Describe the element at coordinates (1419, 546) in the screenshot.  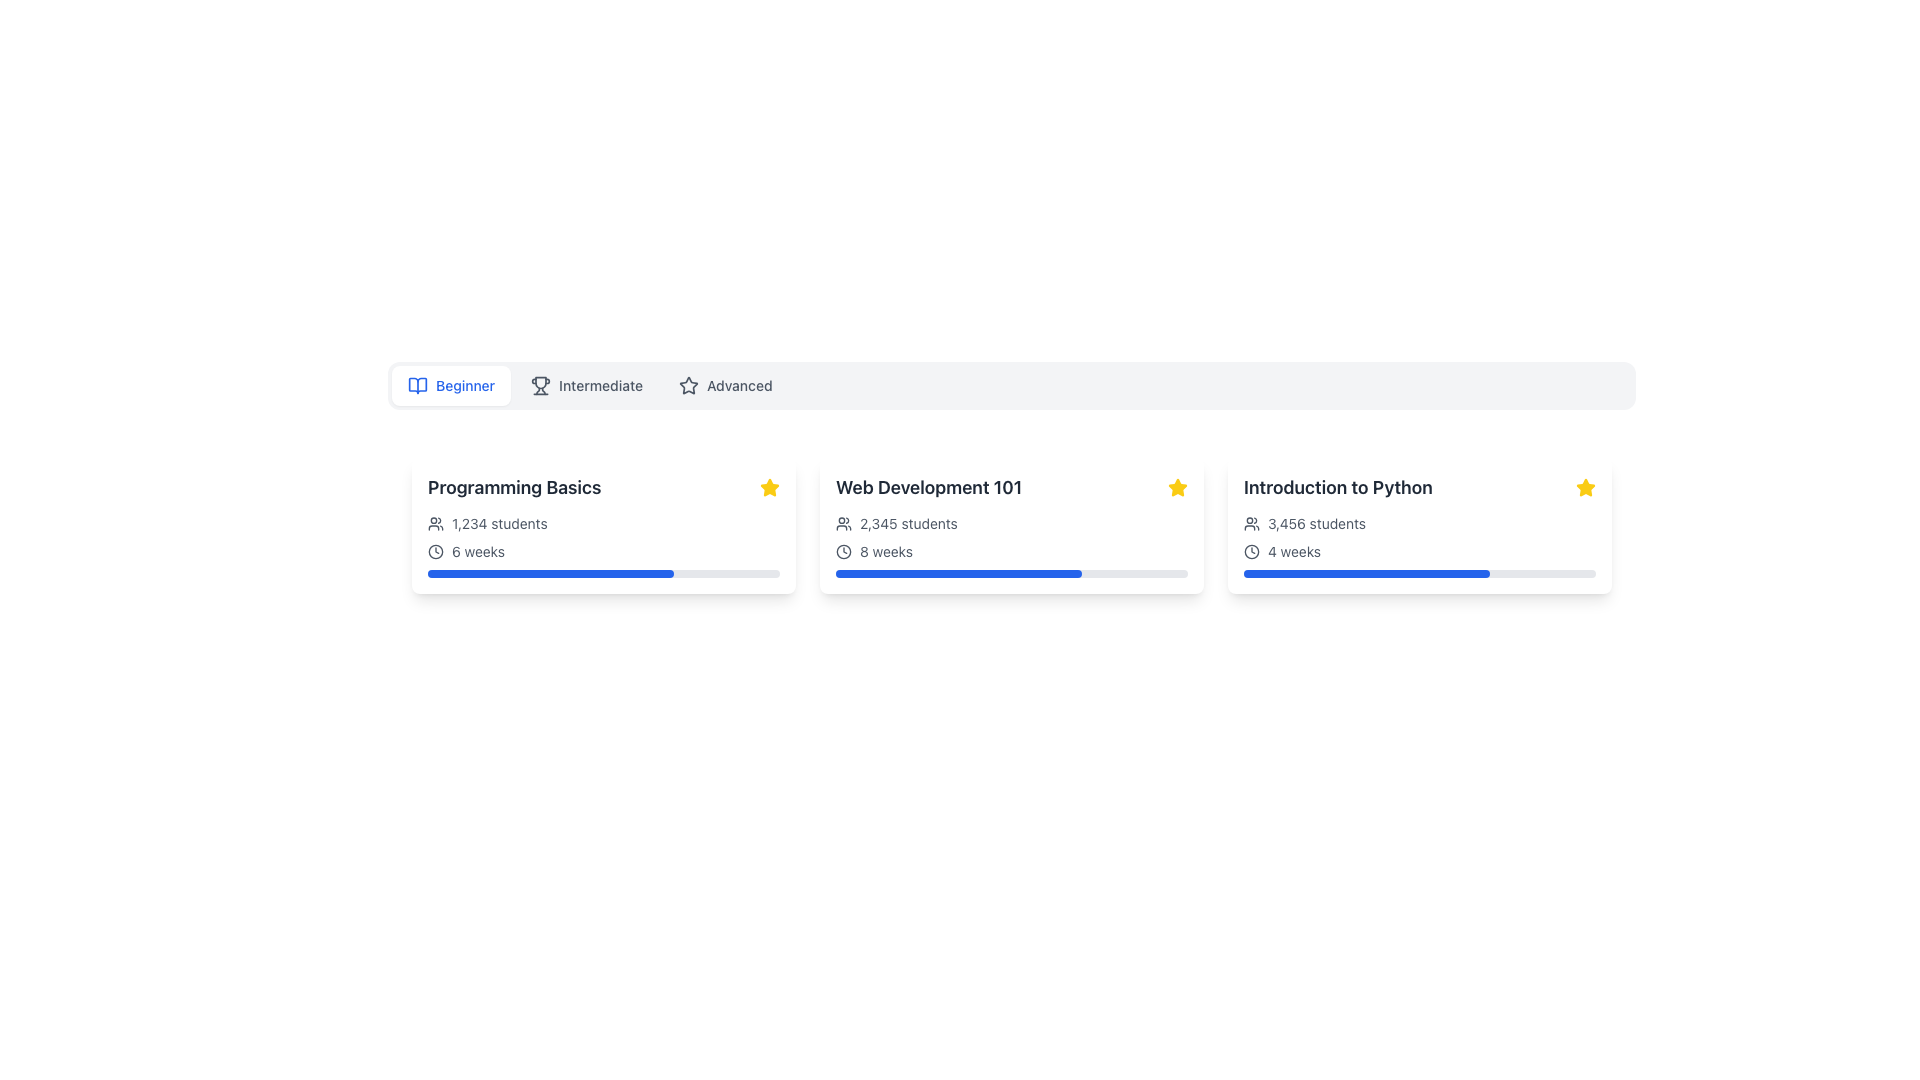
I see `the informational display component that shows '3,456 students' and '4 weeks', positioned below the course title 'Introduction to Python' and above the blue progress bar` at that location.